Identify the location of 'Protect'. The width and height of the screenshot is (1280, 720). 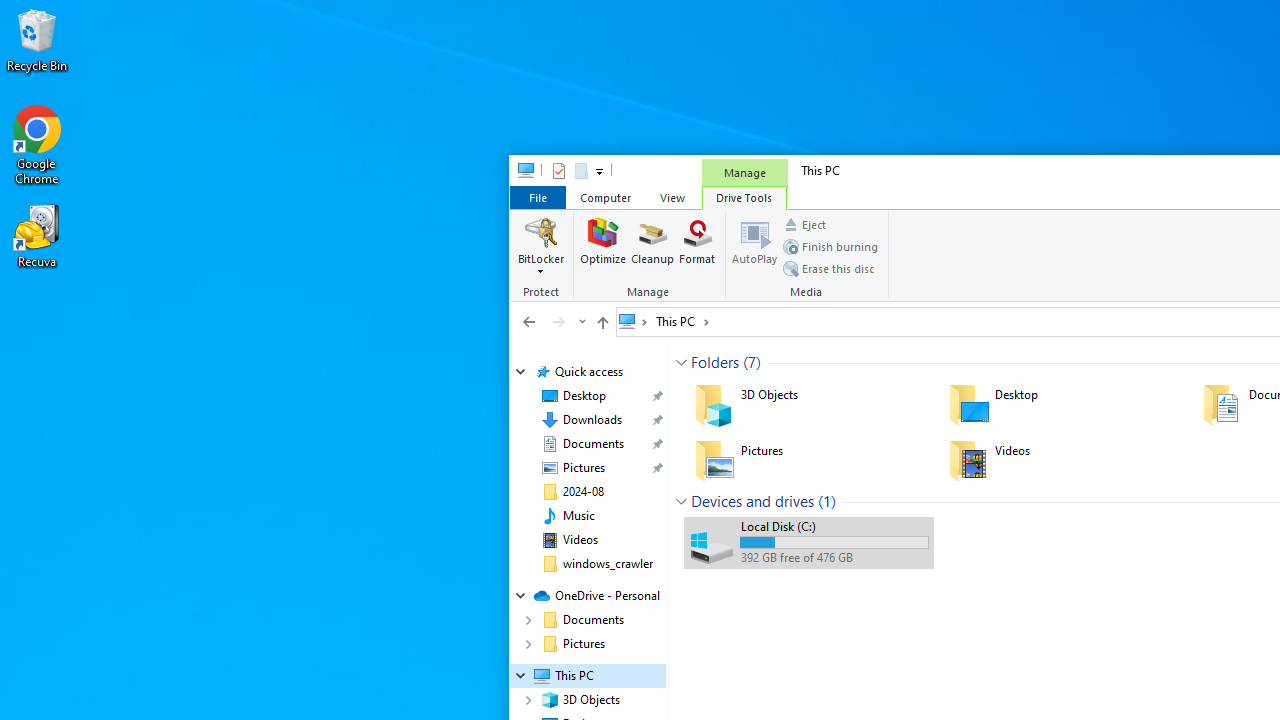
(544, 255).